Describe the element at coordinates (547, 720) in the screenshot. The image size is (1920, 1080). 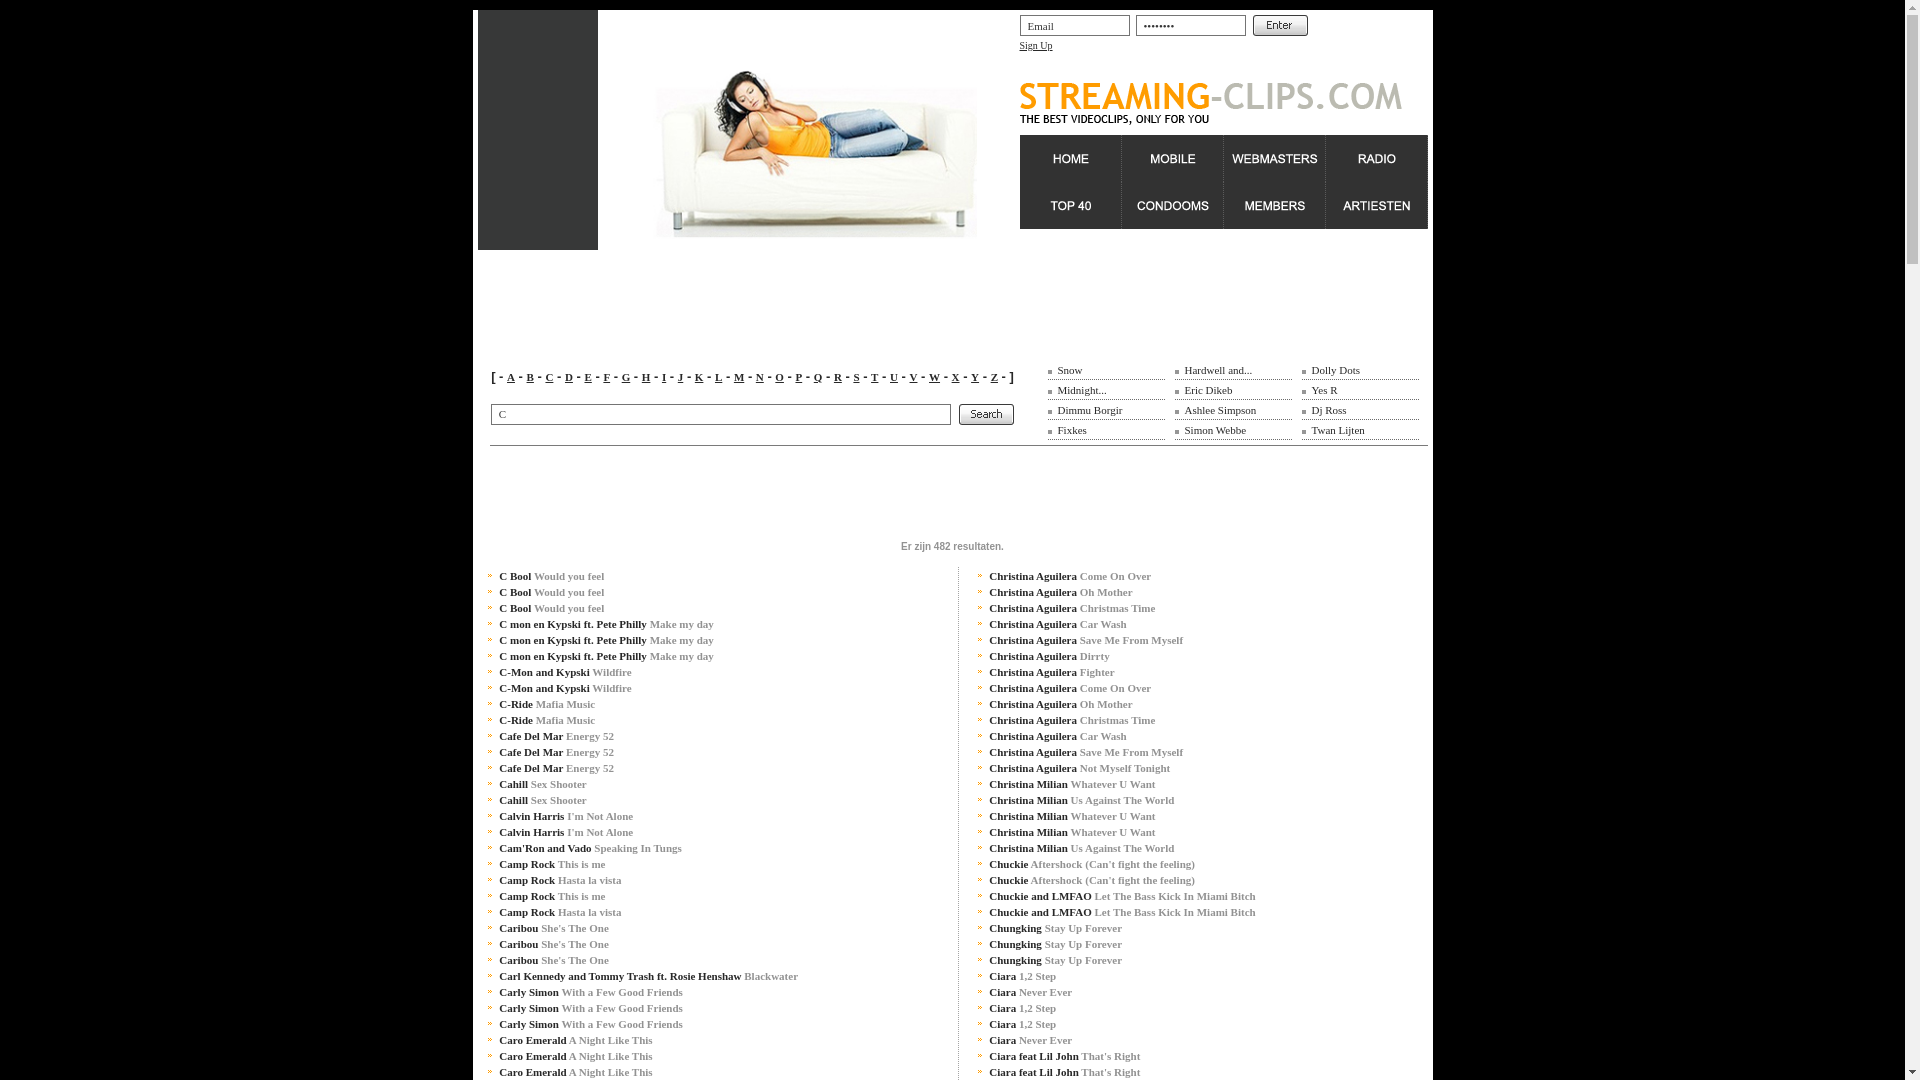
I see `'C-Ride Mafia Music'` at that location.